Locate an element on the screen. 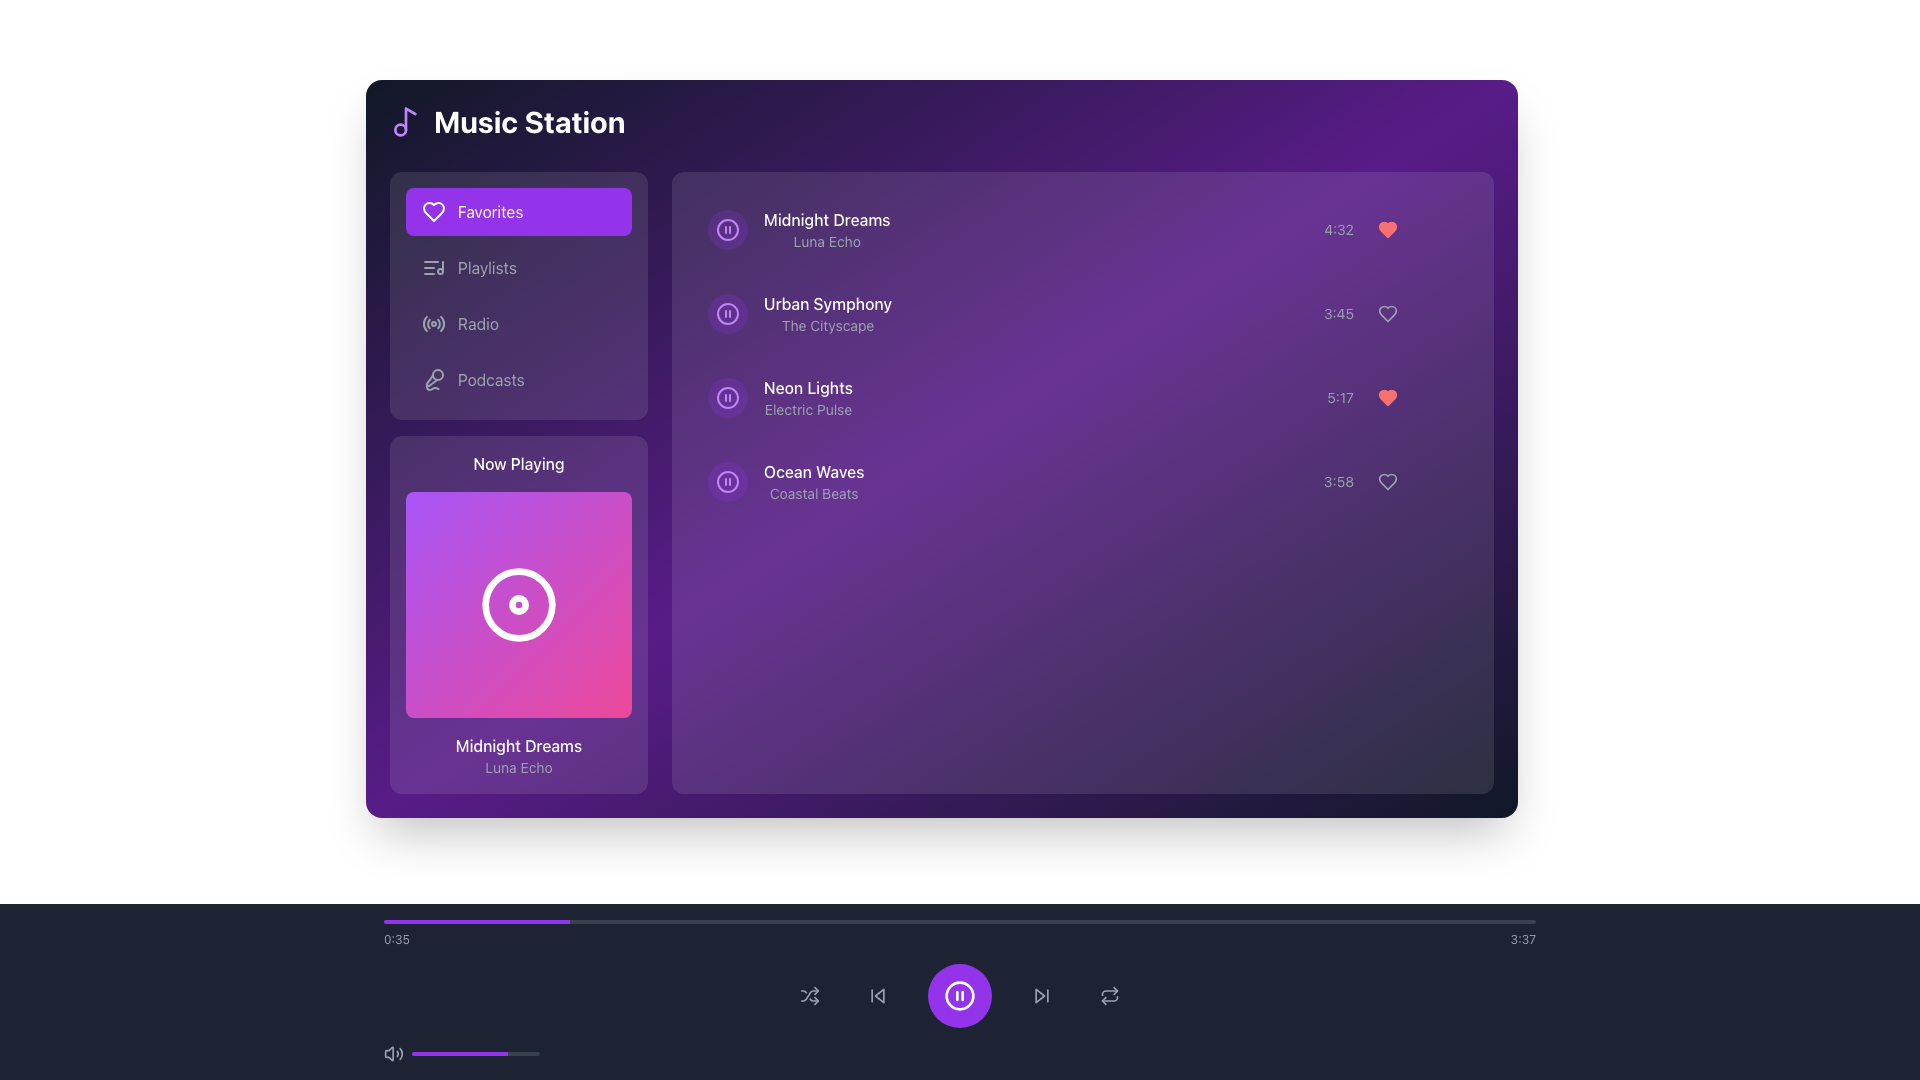 This screenshot has width=1920, height=1080. playback position is located at coordinates (1067, 921).